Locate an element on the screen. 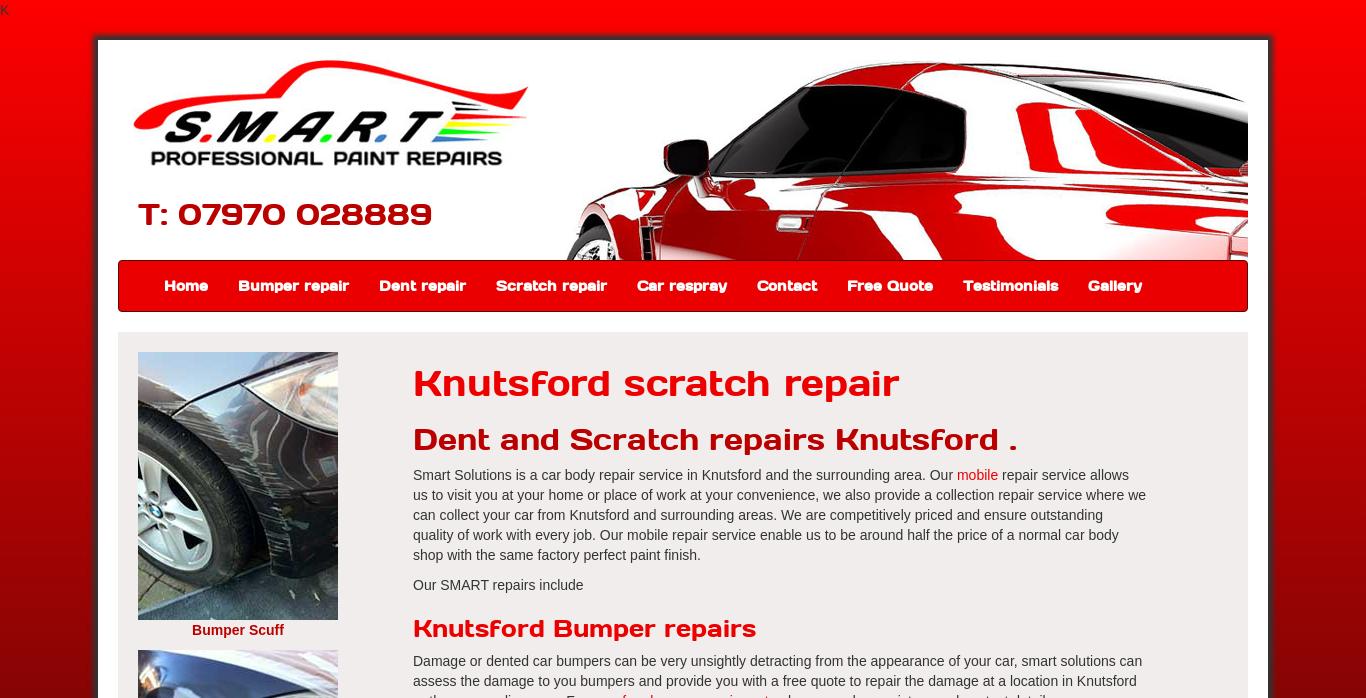 The image size is (1366, 698). 'repair service allows us to visit you at your home or place of work at your convenience,  we also provide a collection repair service where we can collect your car from Knutsford and surrounding areas.  We are competitively priced and ensure outstanding quality of work with every job.  Our mobile repair service  enable us to be around half the price of a normal car body shop with the same factory perfect paint finish.' is located at coordinates (779, 514).